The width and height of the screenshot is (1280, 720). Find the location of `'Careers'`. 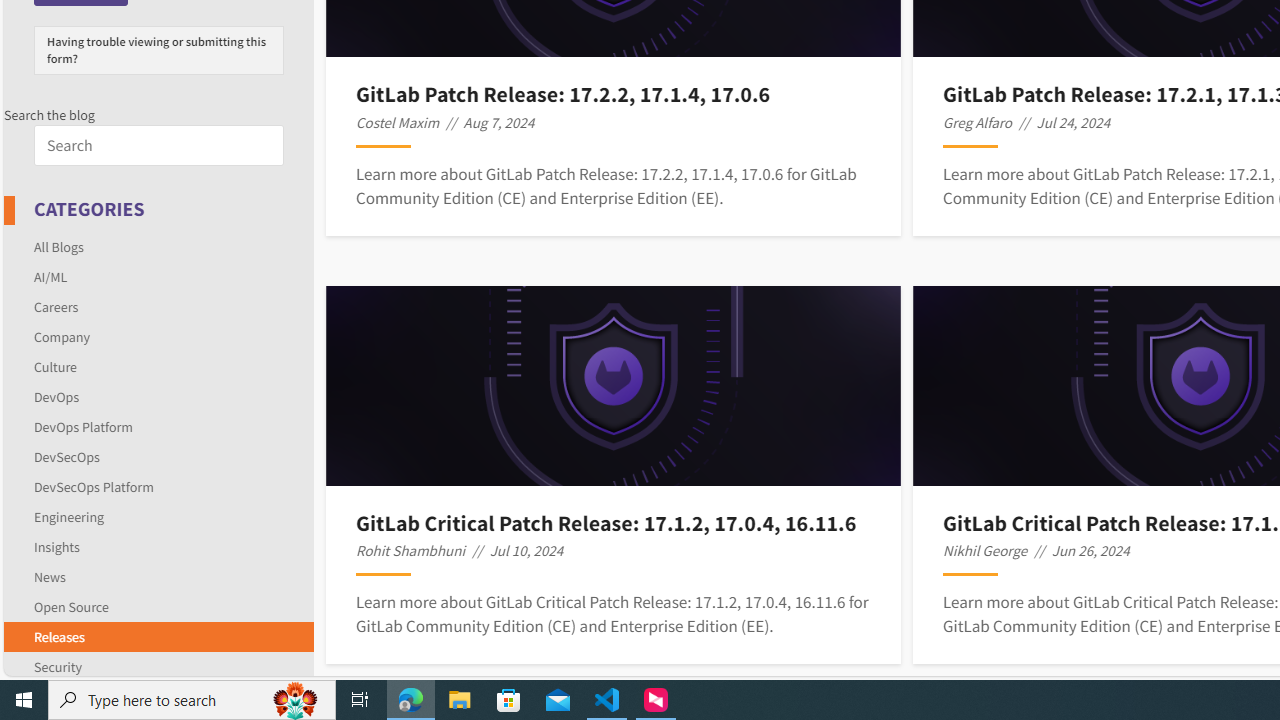

'Careers' is located at coordinates (56, 306).